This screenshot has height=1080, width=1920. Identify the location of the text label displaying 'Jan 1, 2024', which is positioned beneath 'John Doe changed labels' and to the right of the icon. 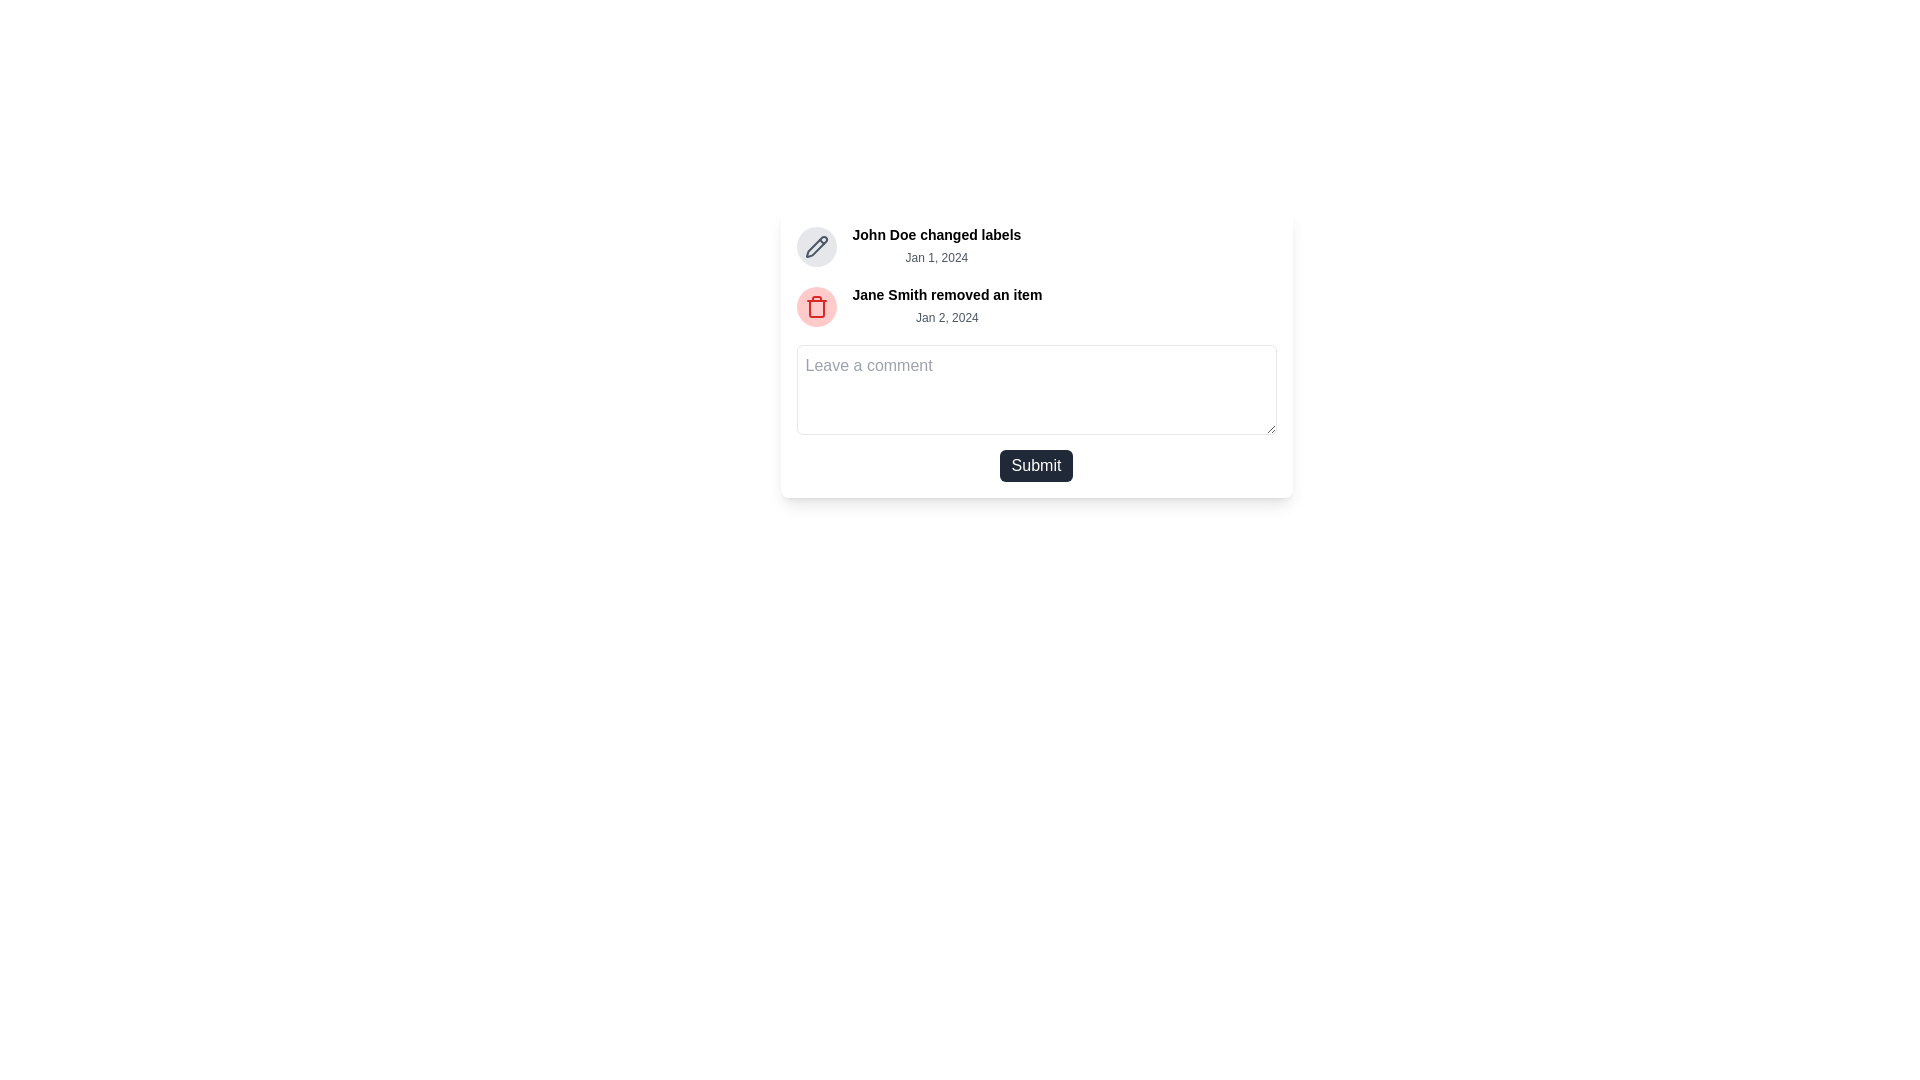
(935, 257).